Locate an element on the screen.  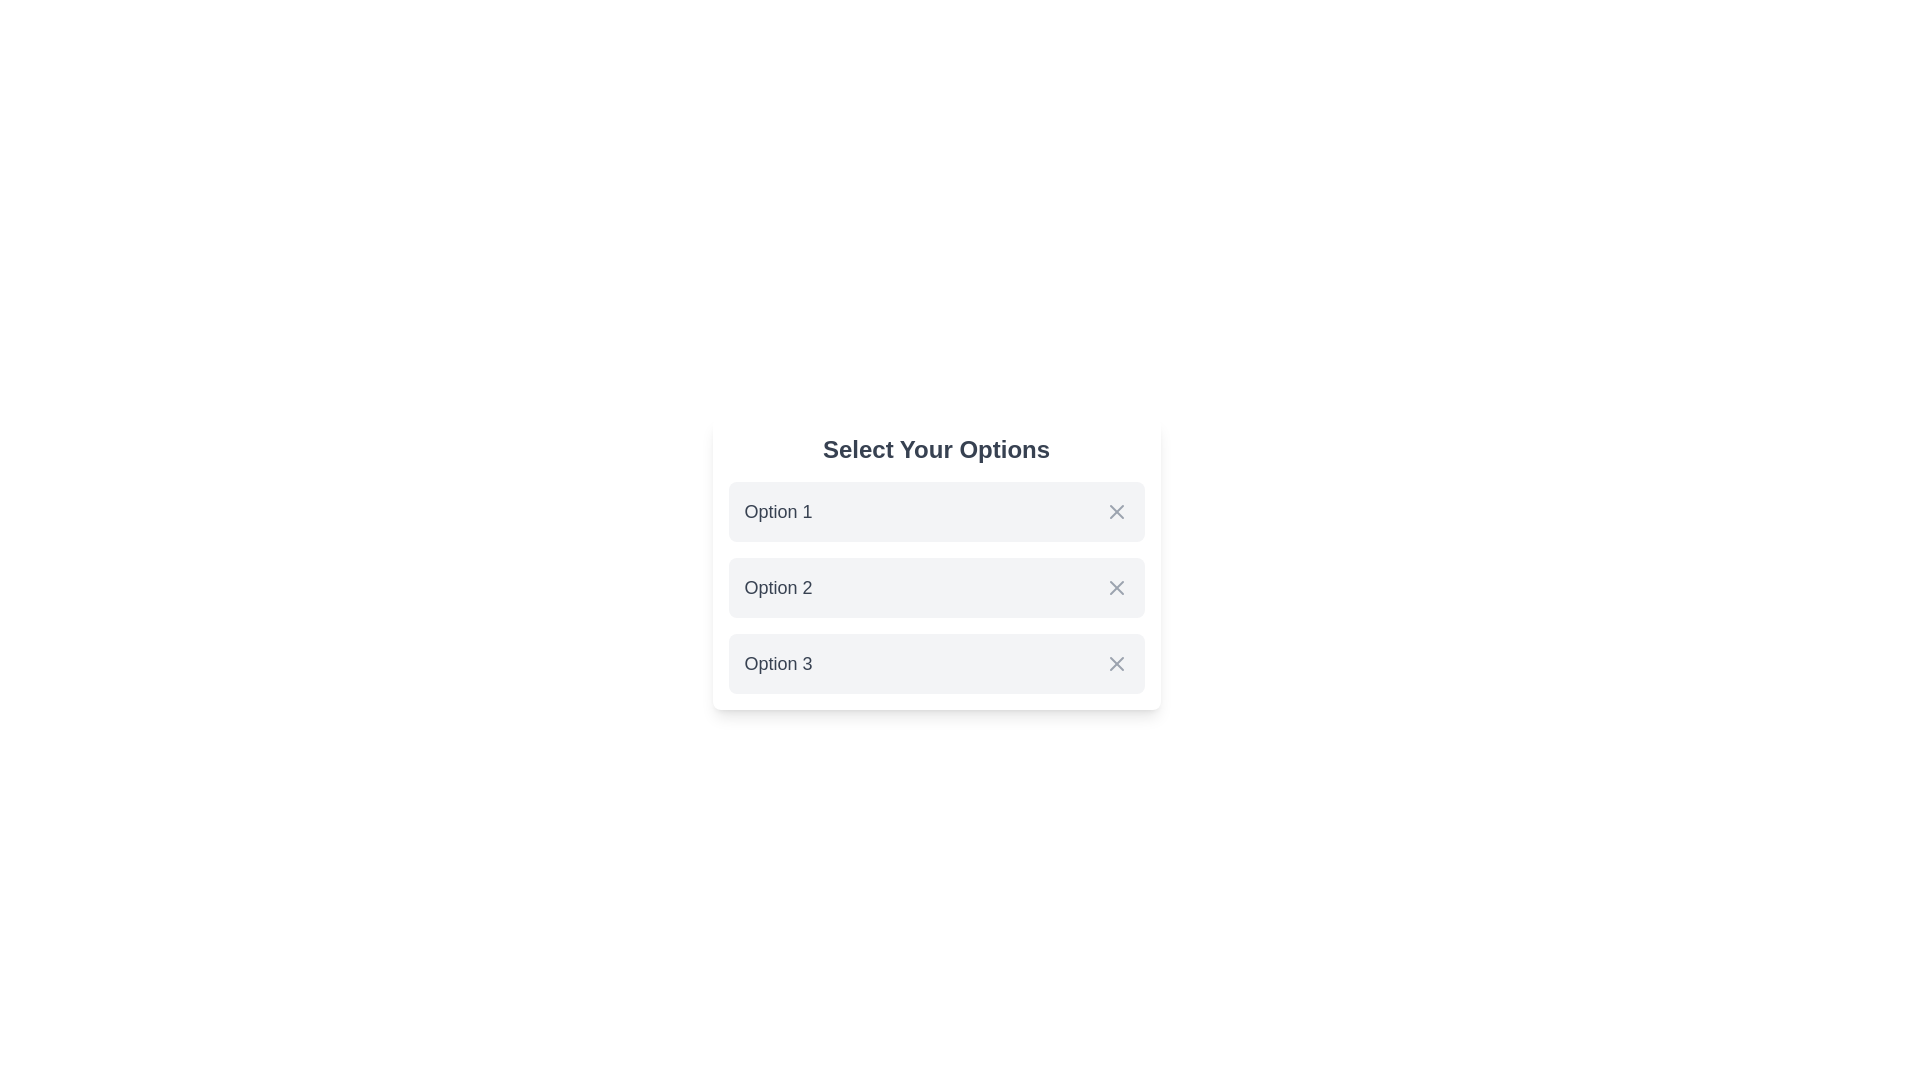
the text label for 'Option 3' to potentially receive visual feedback is located at coordinates (777, 663).